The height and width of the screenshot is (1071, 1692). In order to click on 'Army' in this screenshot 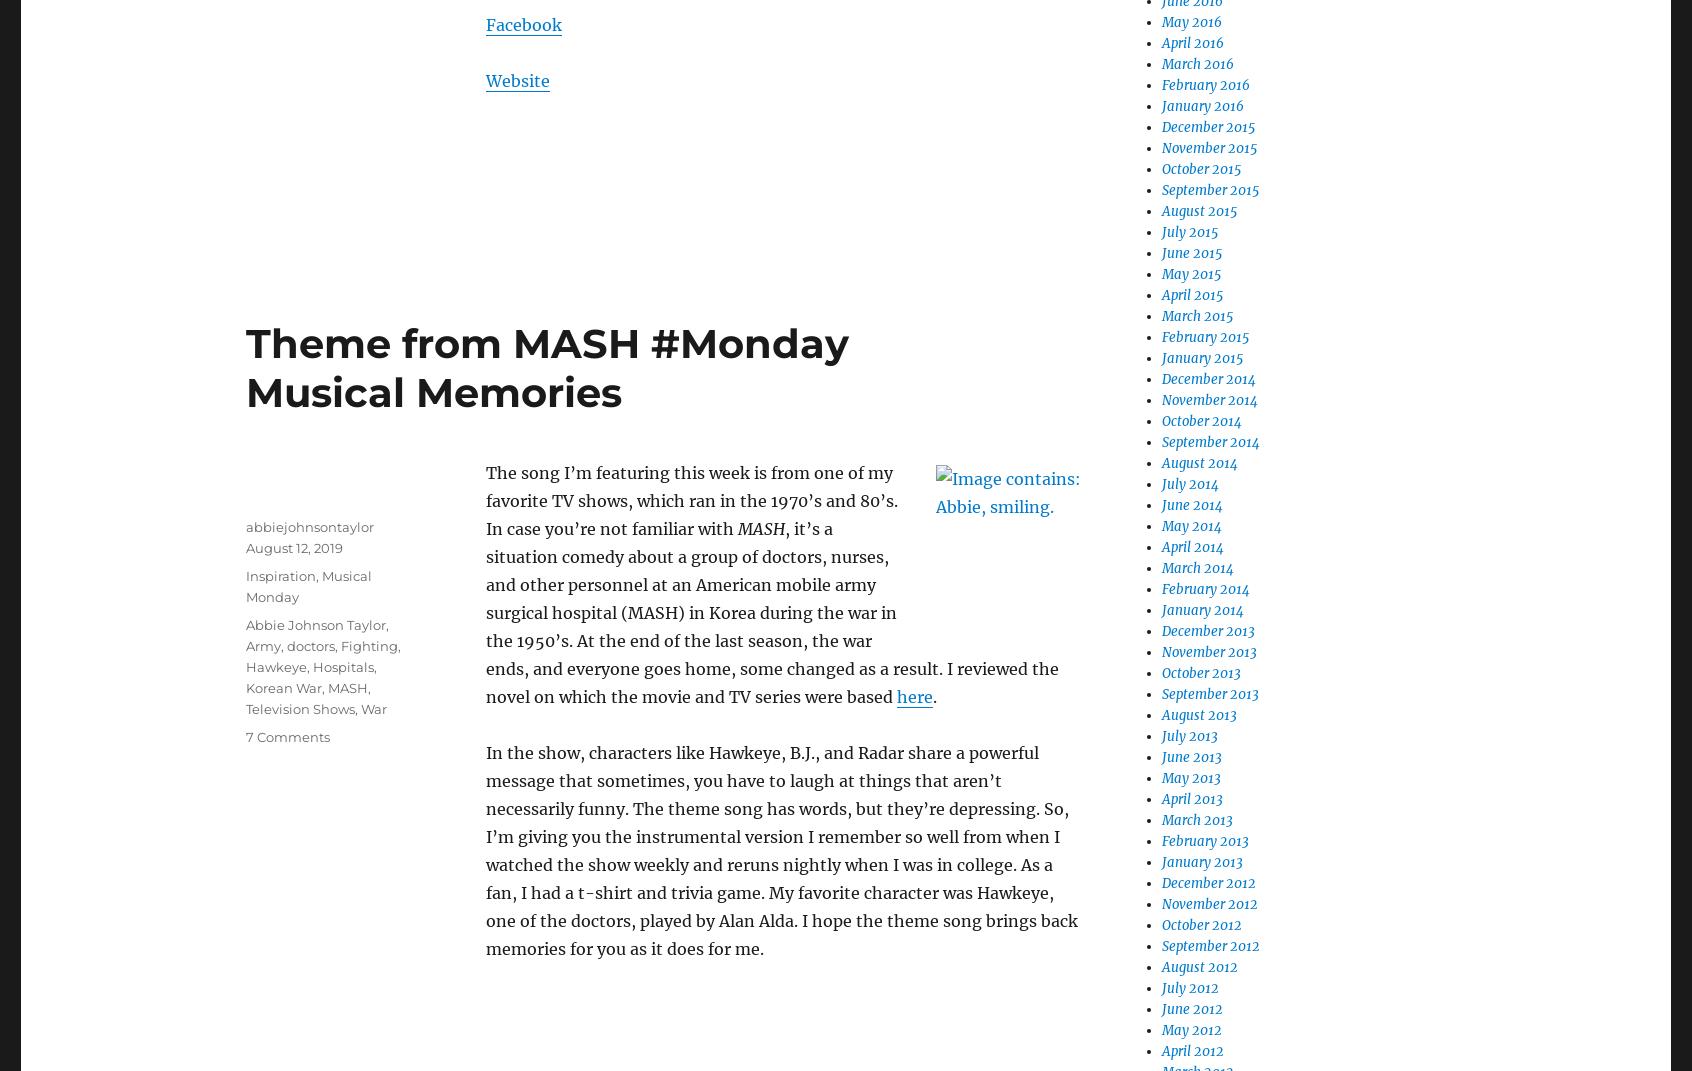, I will do `click(263, 645)`.